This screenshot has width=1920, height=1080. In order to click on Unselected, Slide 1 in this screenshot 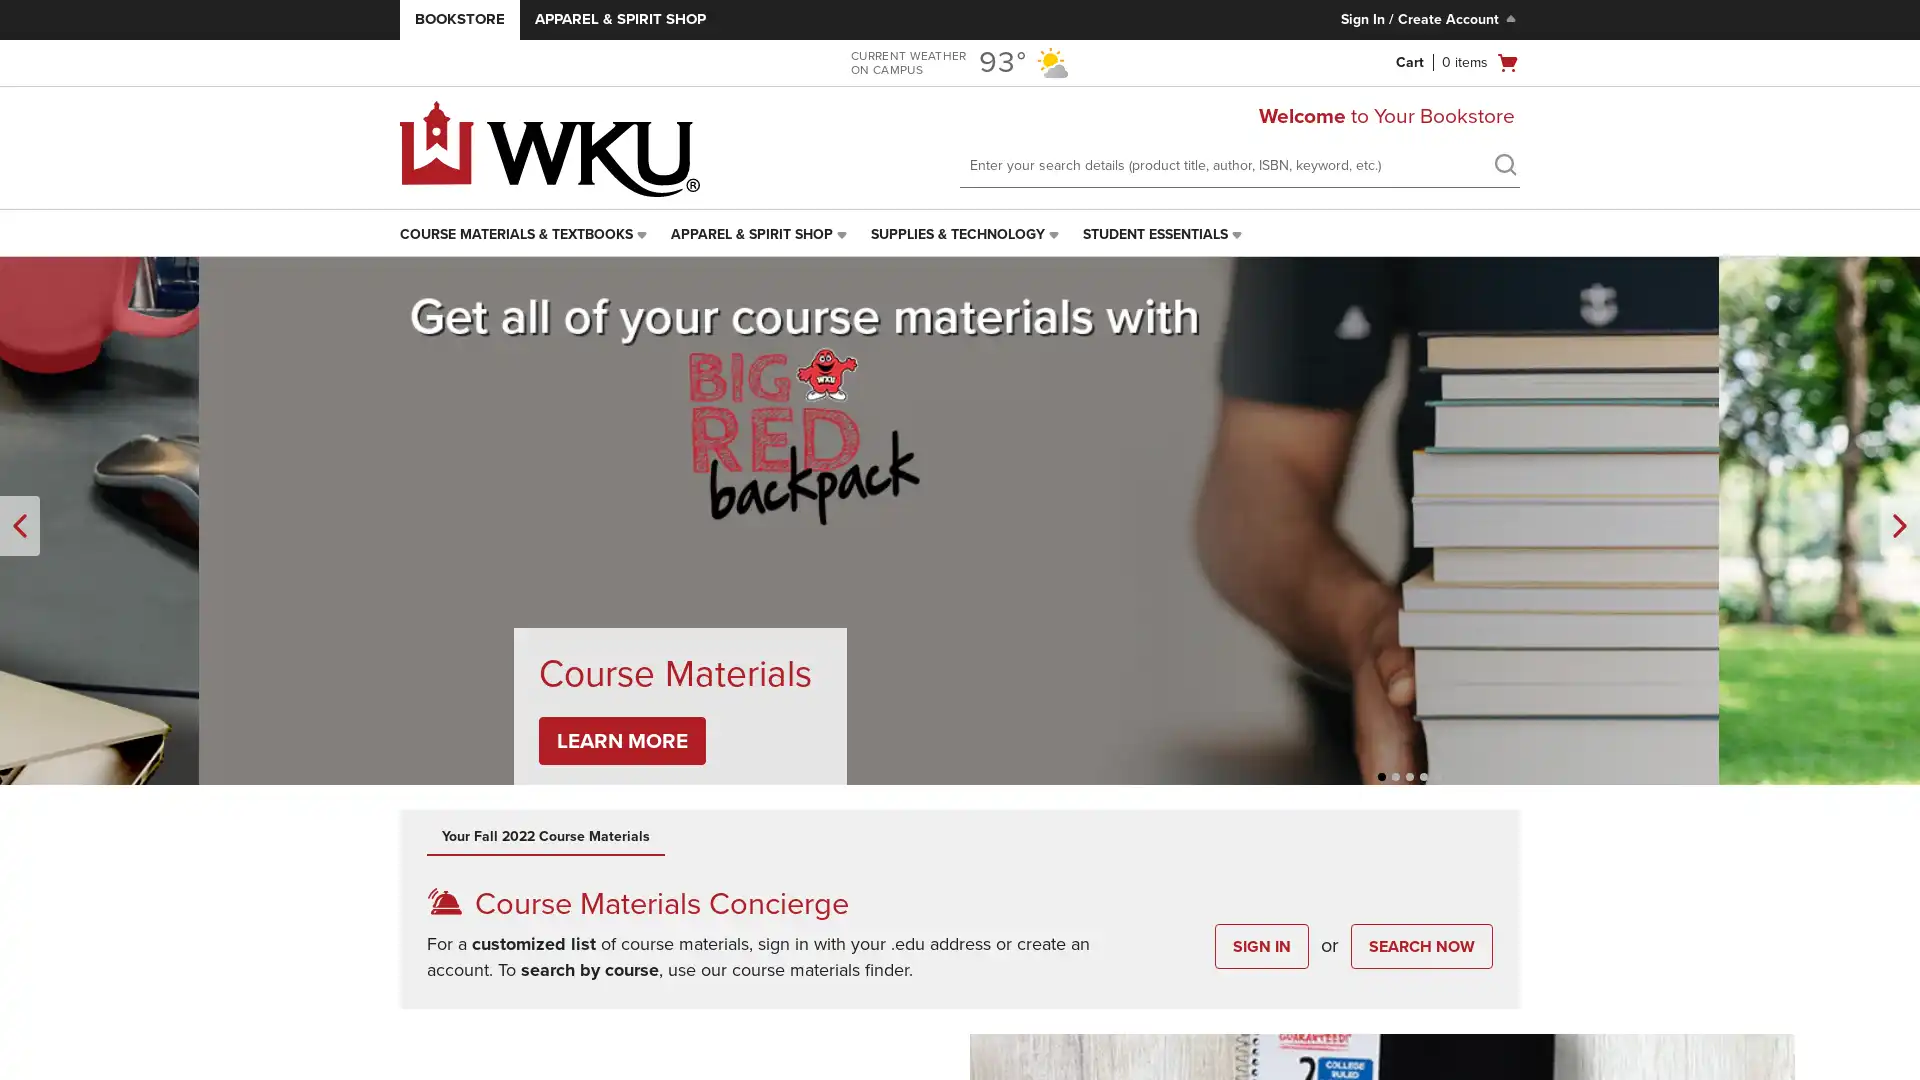, I will do `click(1381, 775)`.